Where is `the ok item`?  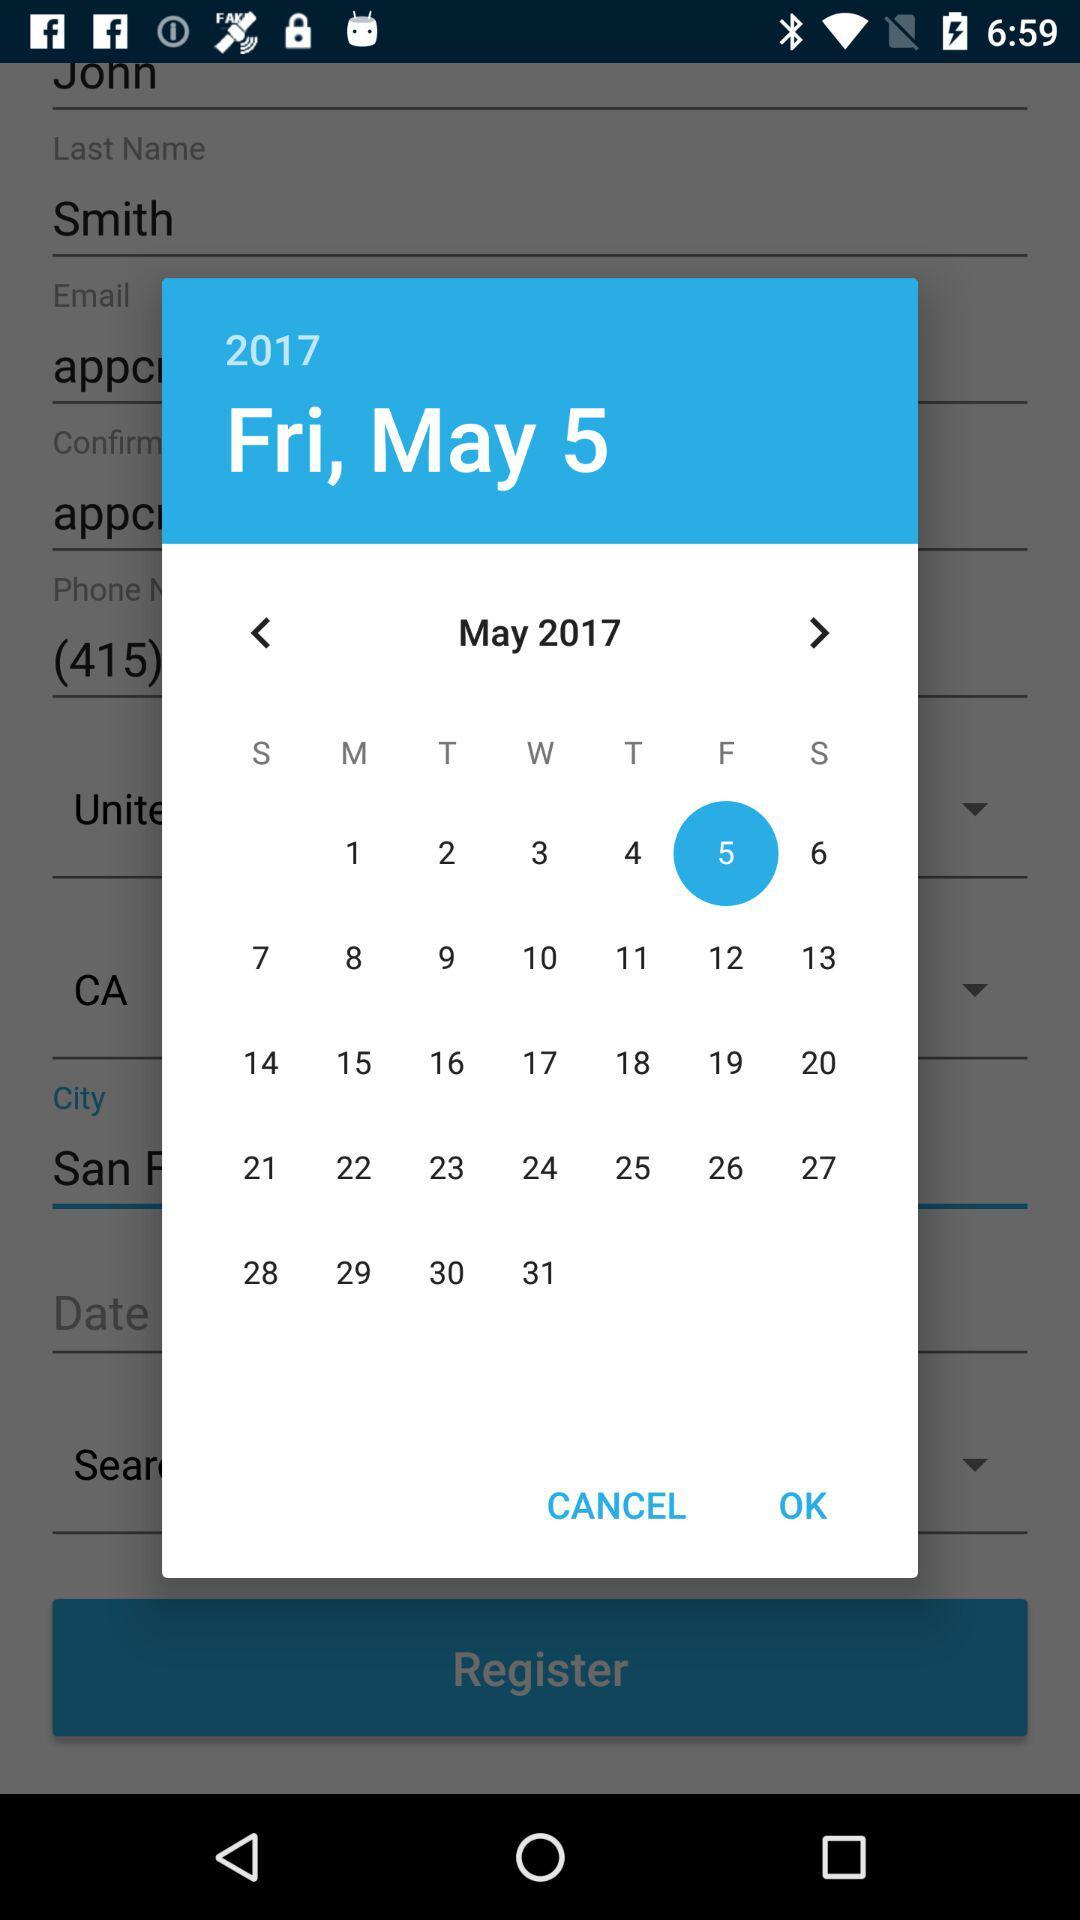
the ok item is located at coordinates (801, 1504).